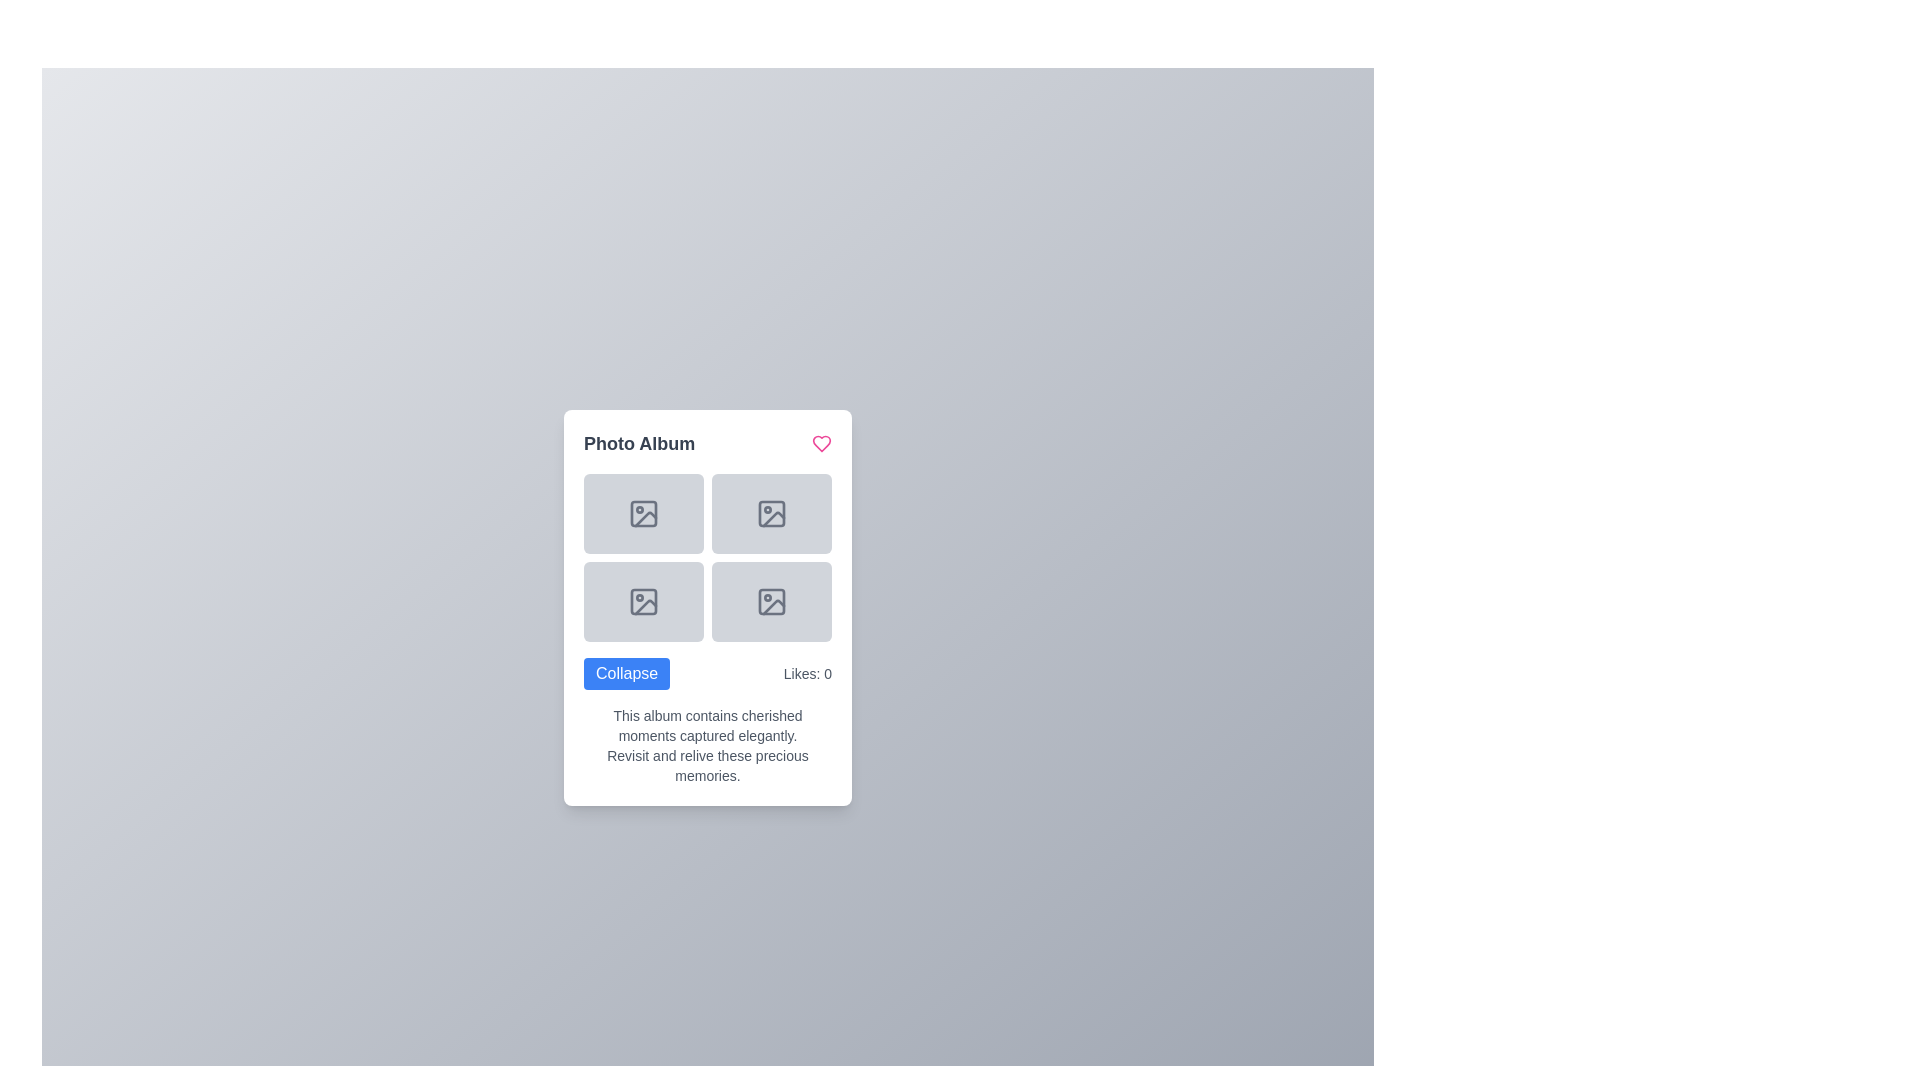 Image resolution: width=1920 pixels, height=1080 pixels. Describe the element at coordinates (708, 765) in the screenshot. I see `text block that describes the content related to the album, positioned below the text block stating 'This album contains cherished moments captured elegantly' within the 'Photo Album' card` at that location.